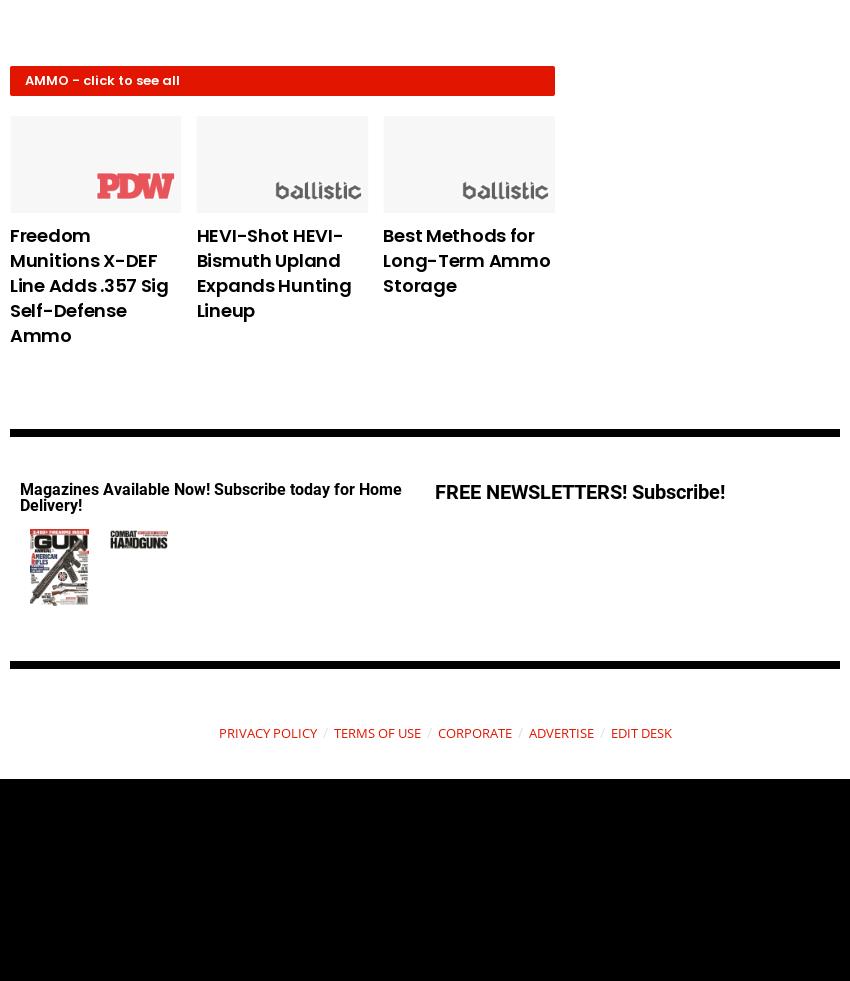  I want to click on 'AMMO - click to see all', so click(101, 79).